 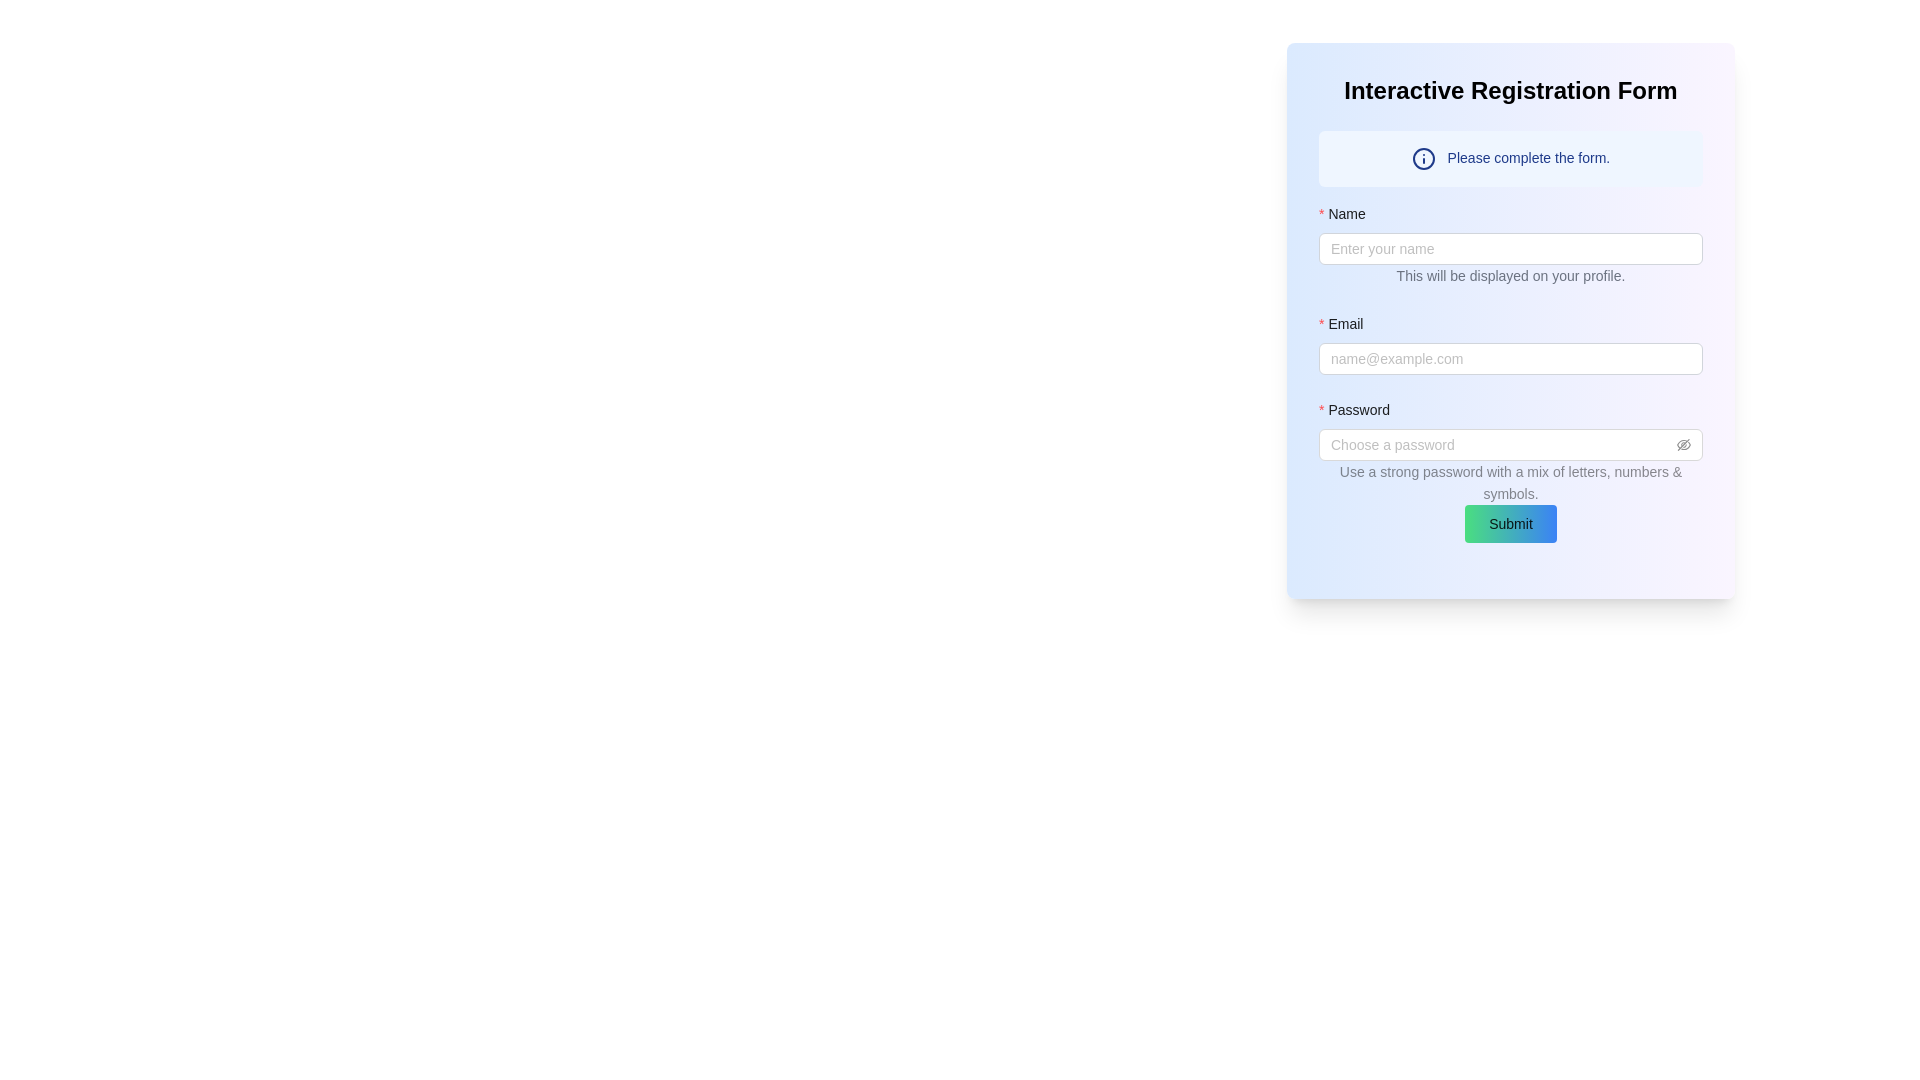 What do you see at coordinates (1683, 443) in the screenshot?
I see `the gray eye icon with a strikethrough, located at the far right edge of the 'Choose a password' input box in the registration form` at bounding box center [1683, 443].